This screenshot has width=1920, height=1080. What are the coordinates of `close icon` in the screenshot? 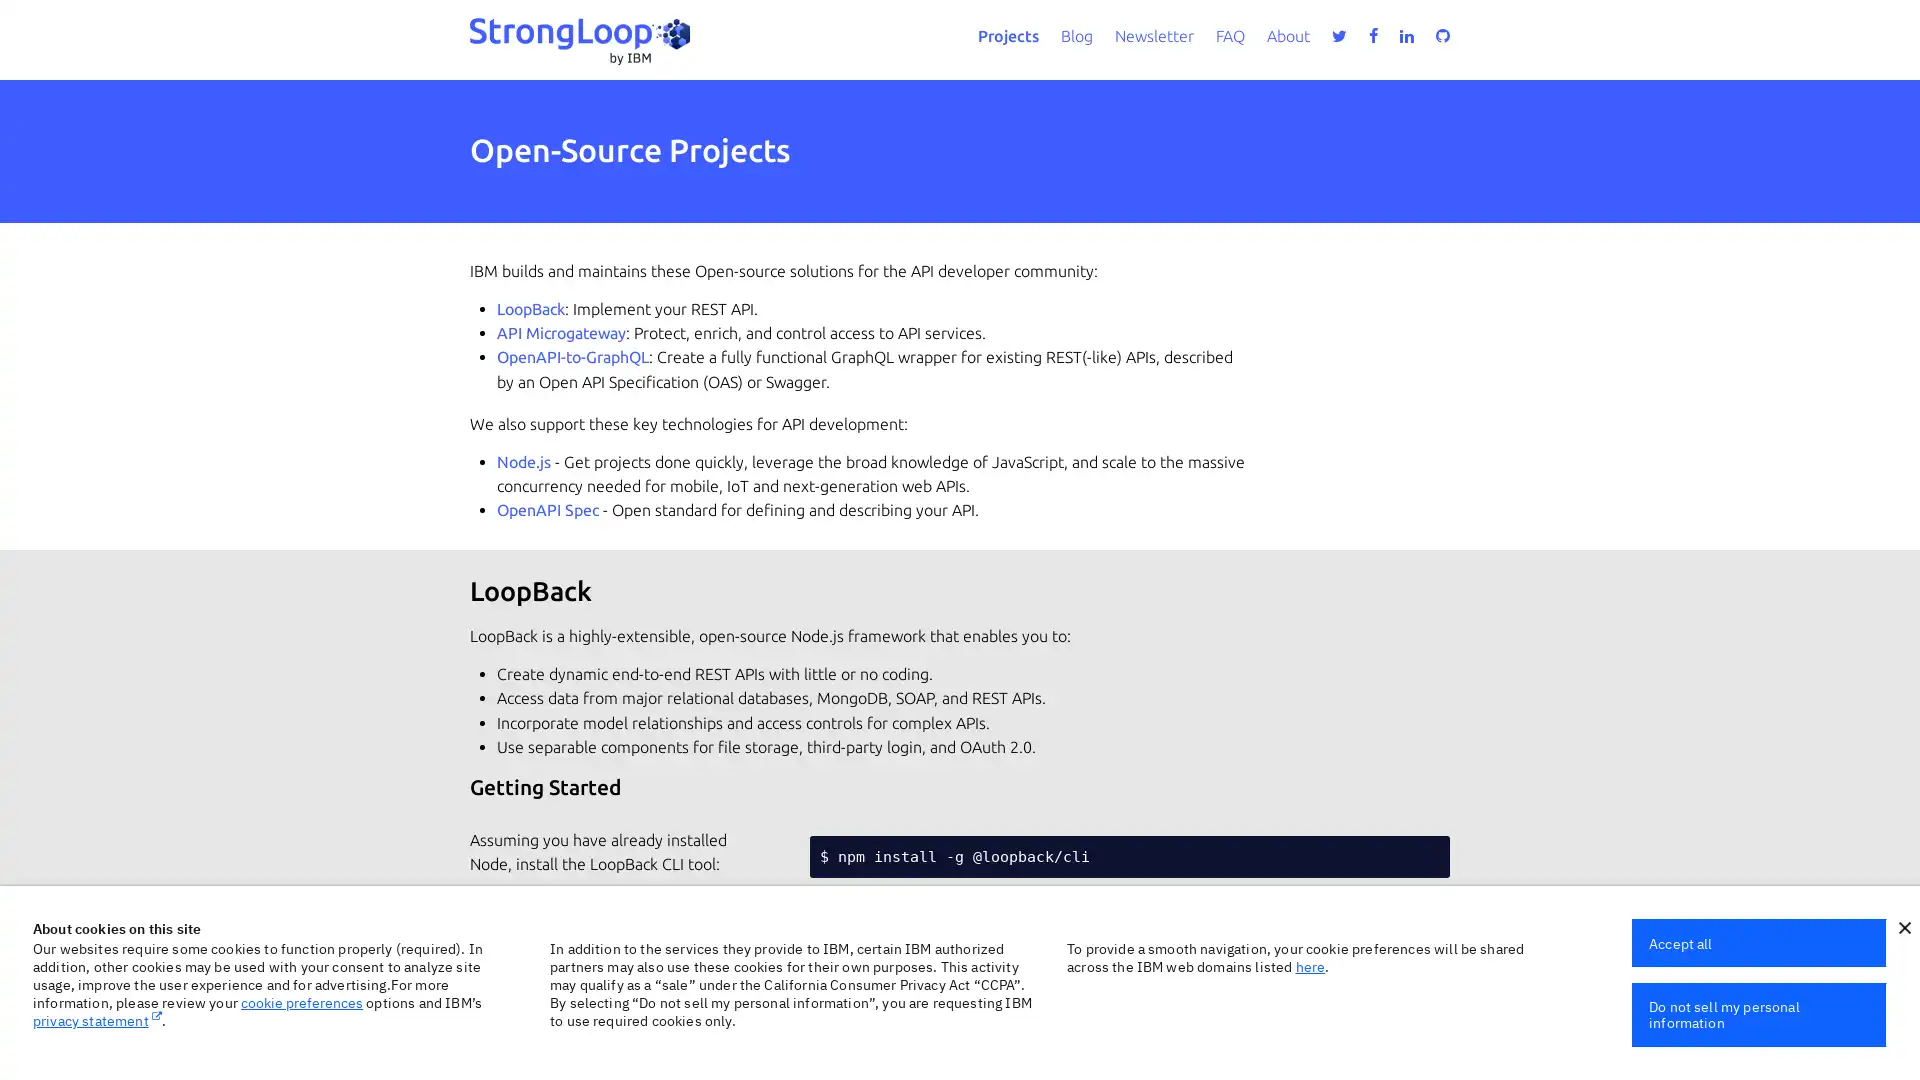 It's located at (1904, 928).